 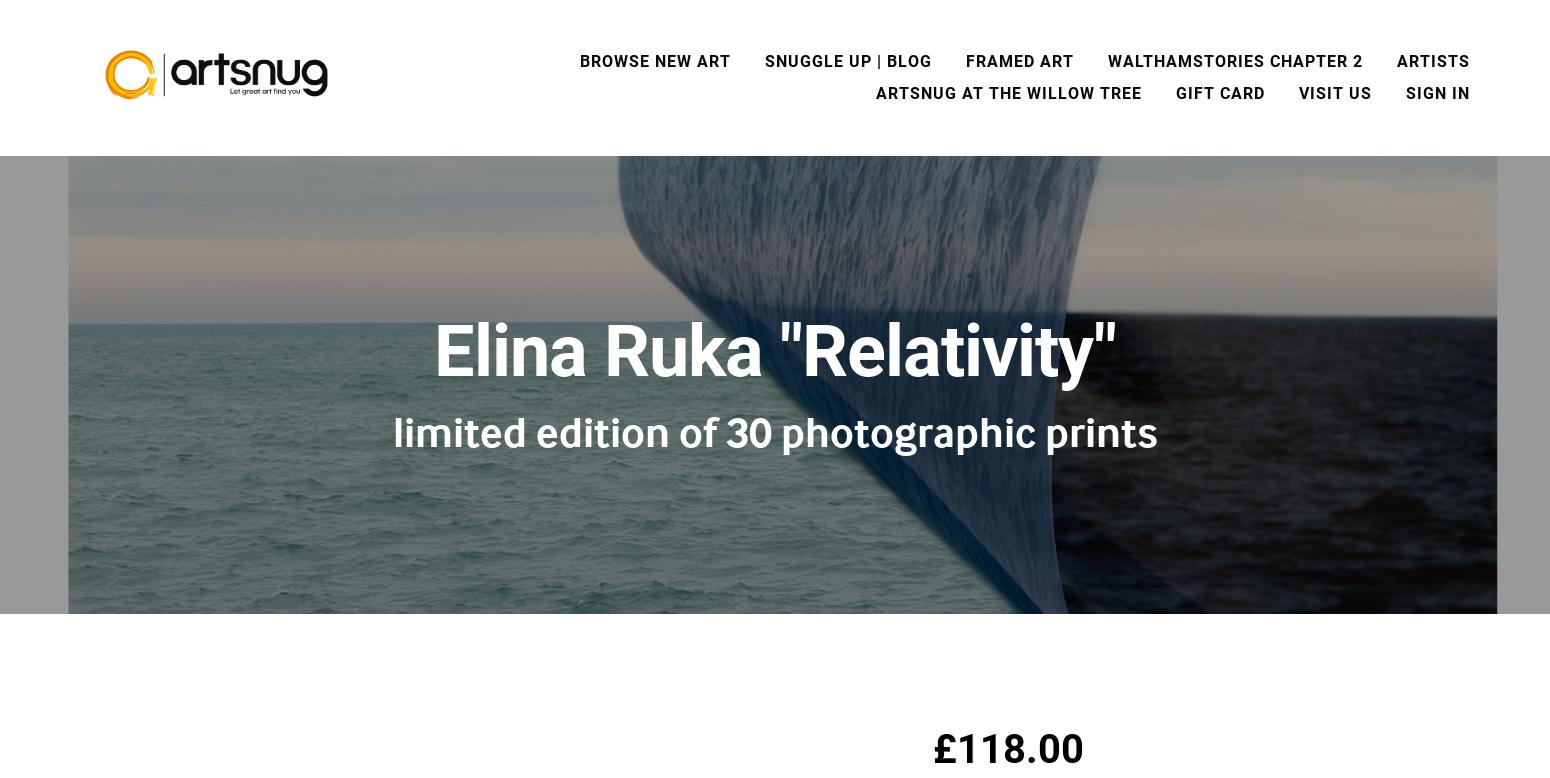 What do you see at coordinates (775, 350) in the screenshot?
I see `'elina ruka "relativity"'` at bounding box center [775, 350].